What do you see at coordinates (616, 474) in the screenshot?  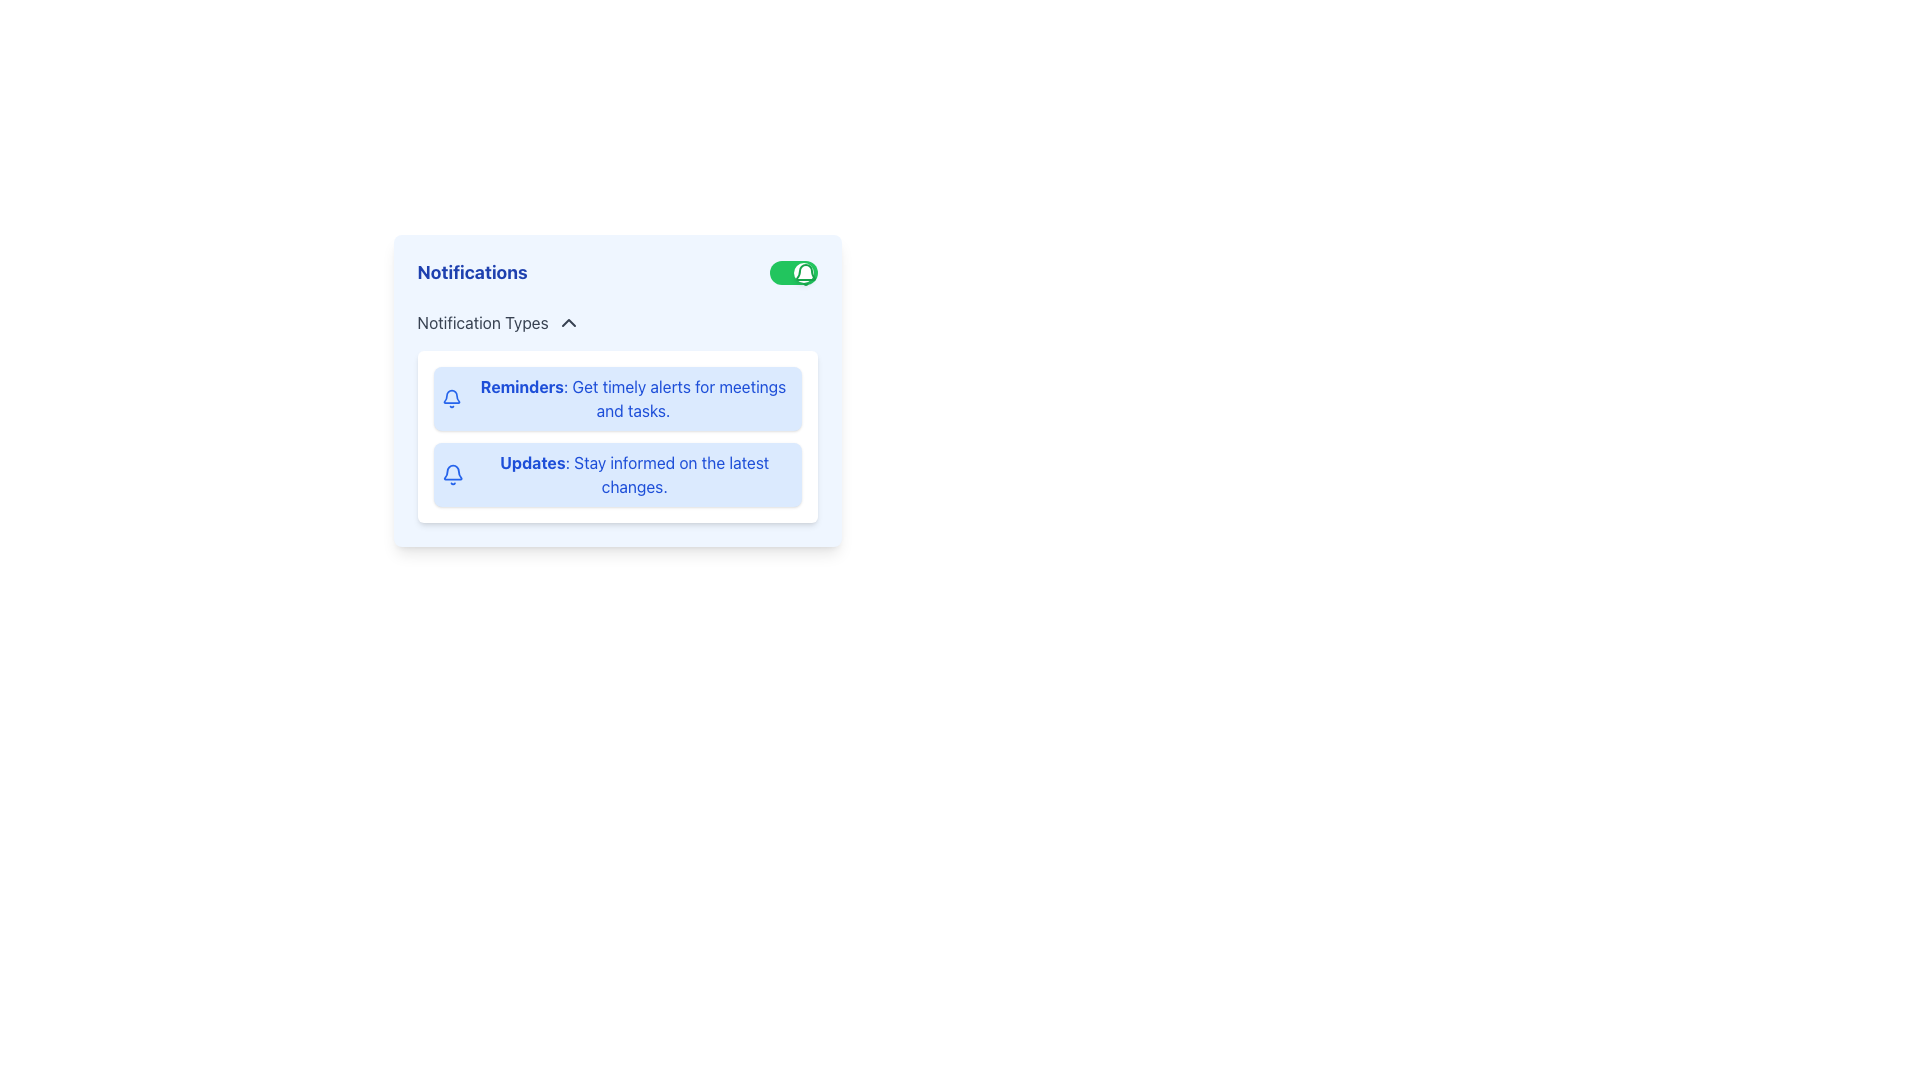 I see `the content of the second Notification Card, which is positioned below the 'Reminders' card in a vertically stacked list` at bounding box center [616, 474].